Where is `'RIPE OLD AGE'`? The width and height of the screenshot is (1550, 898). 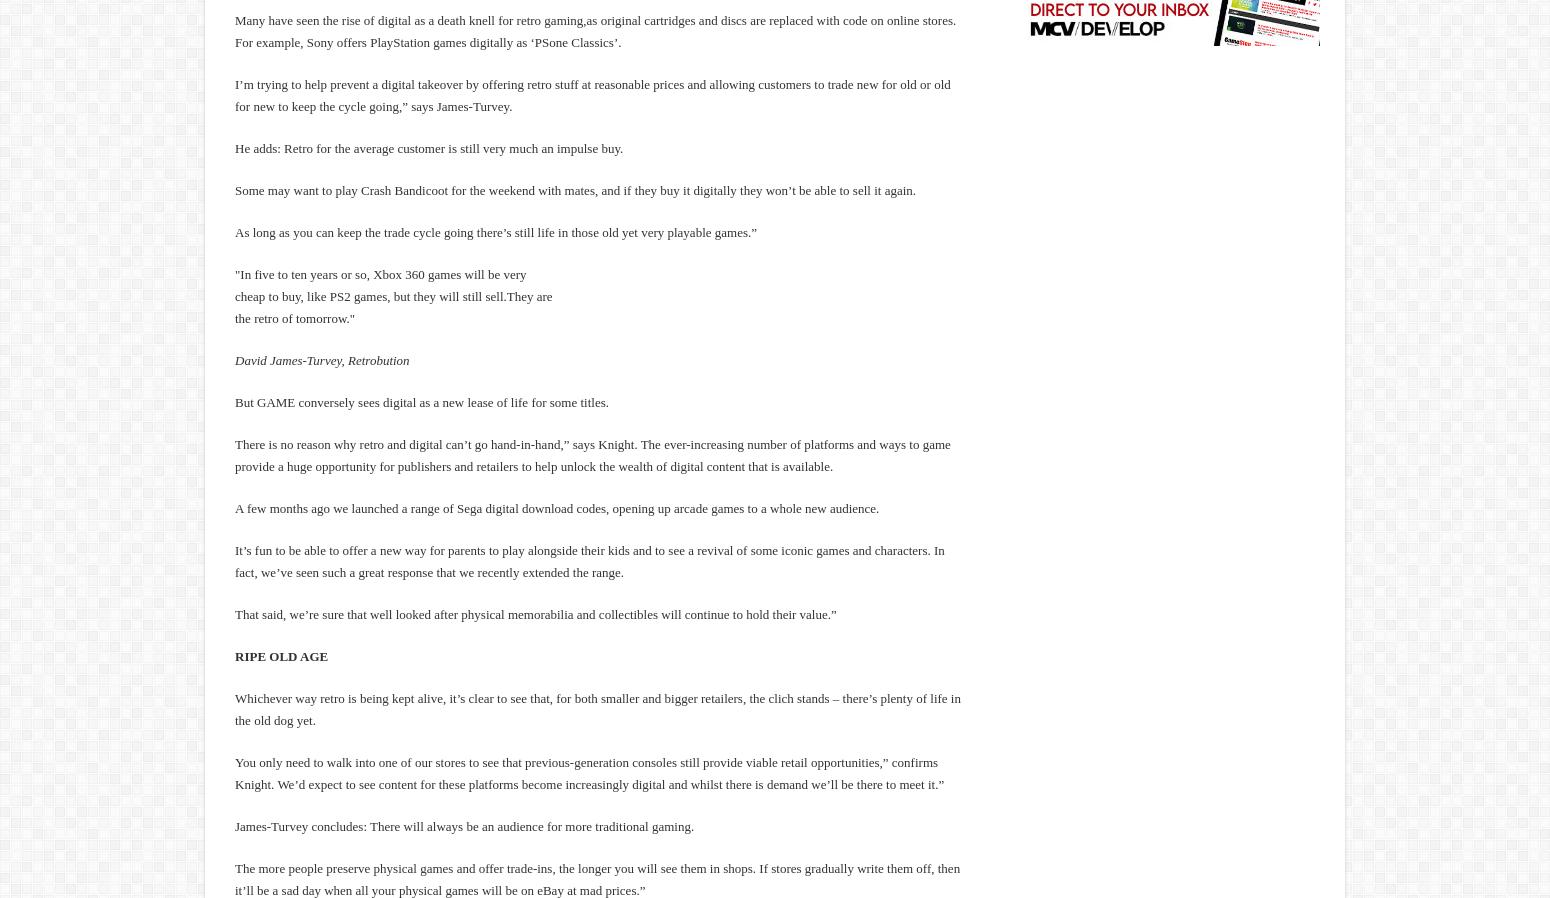 'RIPE OLD AGE' is located at coordinates (234, 655).